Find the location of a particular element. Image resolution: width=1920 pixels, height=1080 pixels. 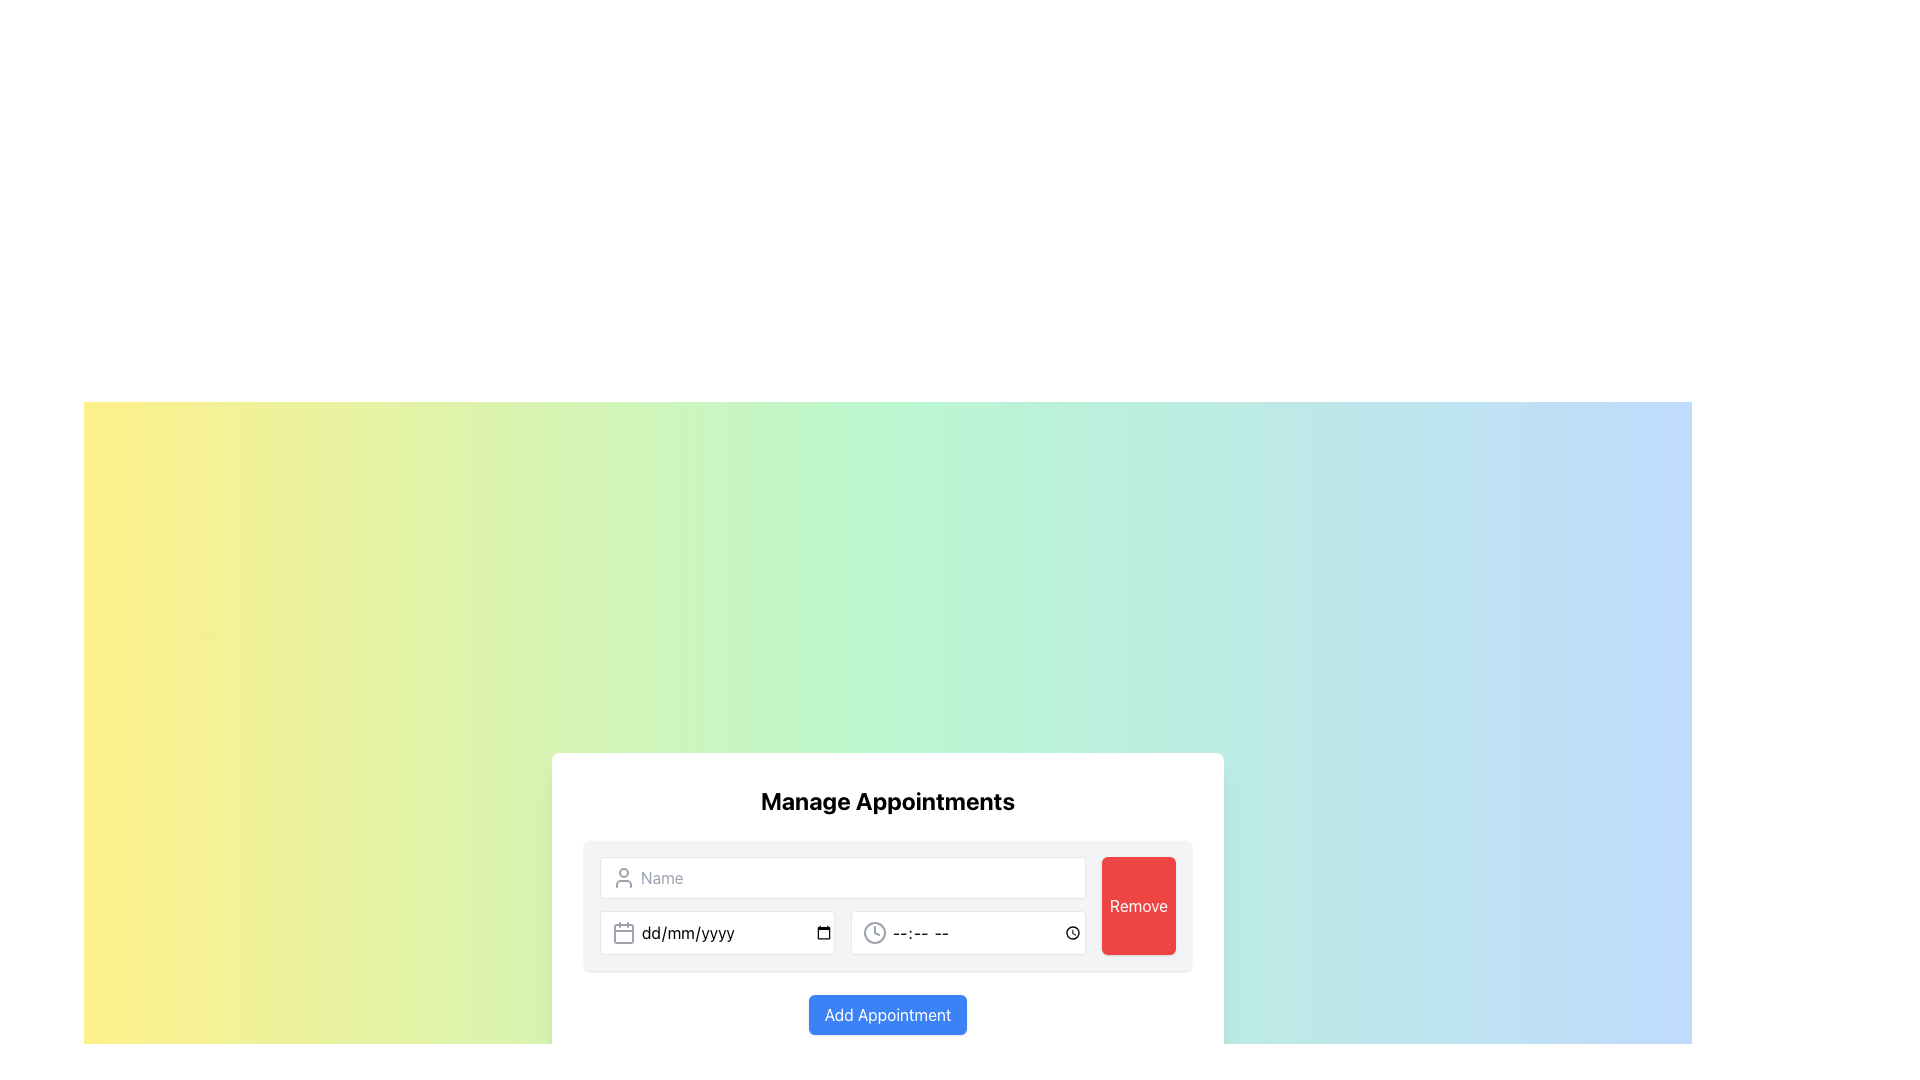

the user silhouette icon, which is gray with a stroke outline and rounded edges, located to the left of the 'Name' input field in the 'Manage Appointments' section is located at coordinates (623, 877).